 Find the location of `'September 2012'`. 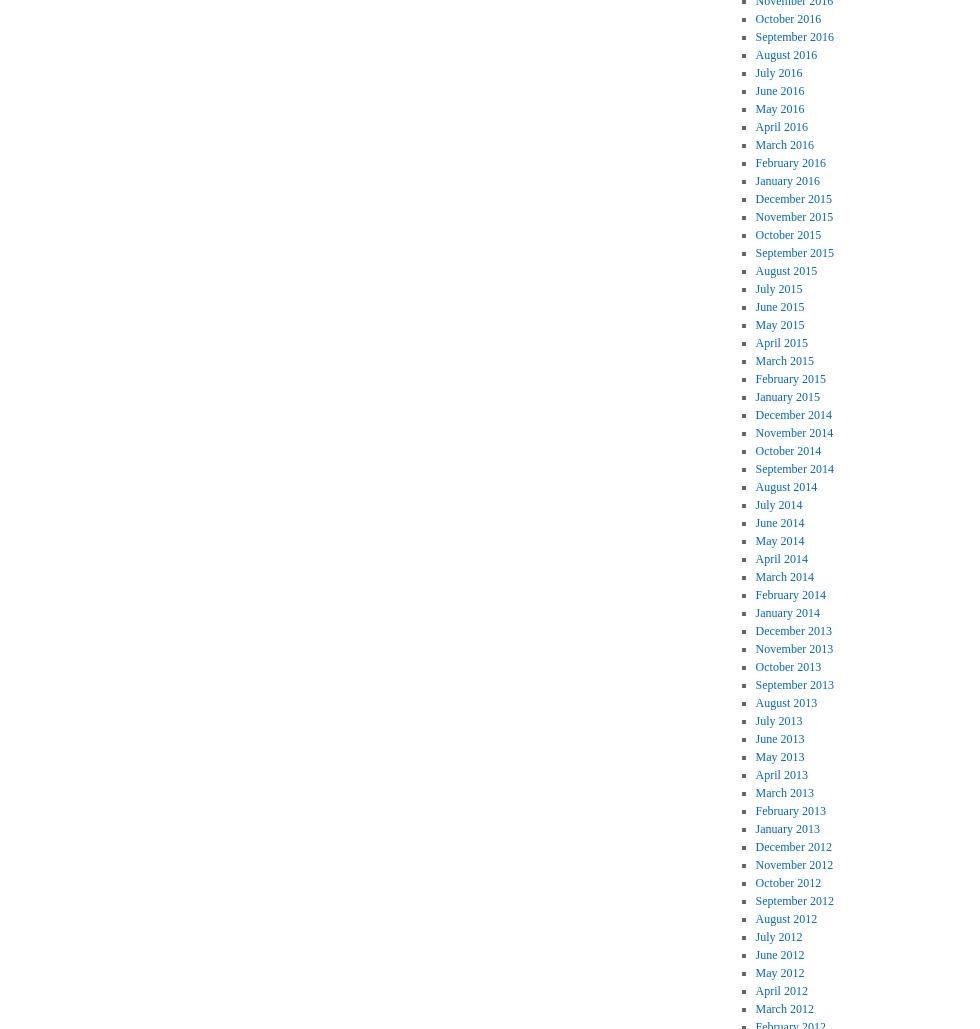

'September 2012' is located at coordinates (793, 900).